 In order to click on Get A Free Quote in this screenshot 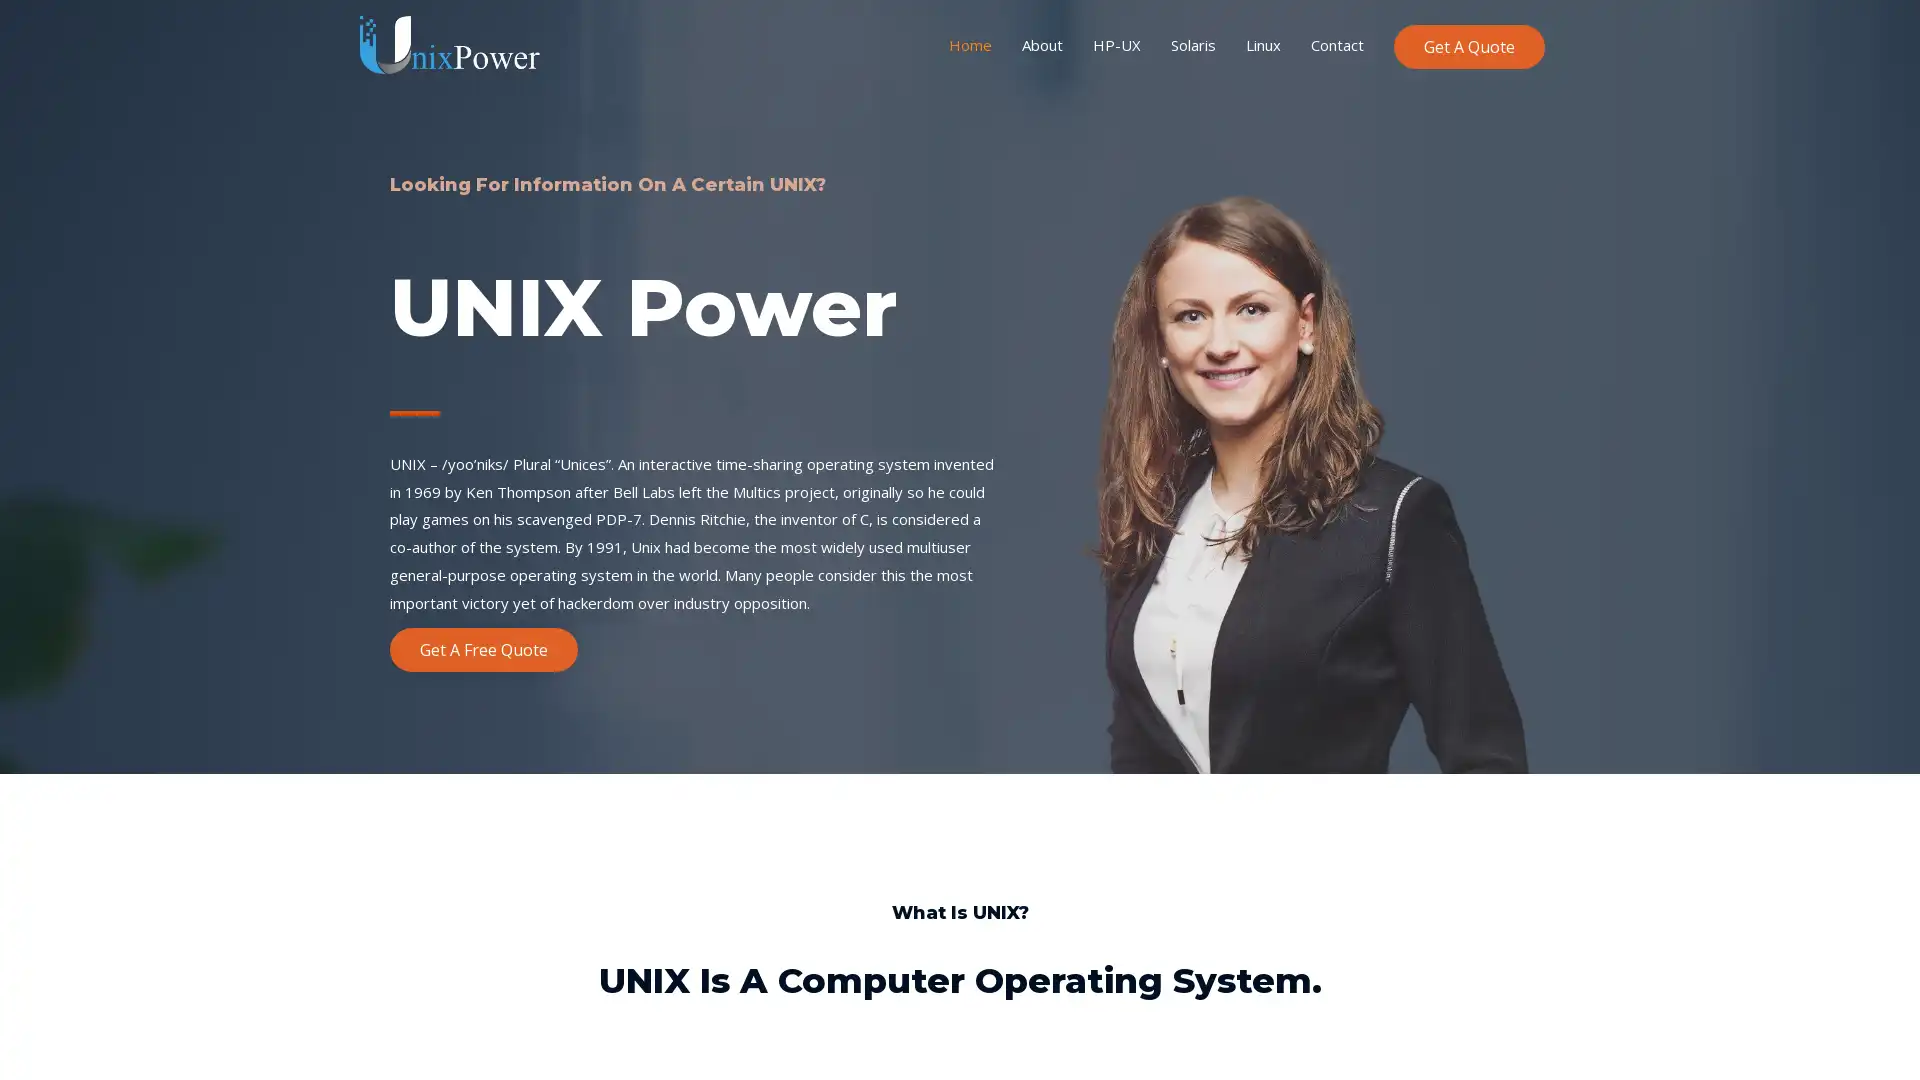, I will do `click(484, 648)`.